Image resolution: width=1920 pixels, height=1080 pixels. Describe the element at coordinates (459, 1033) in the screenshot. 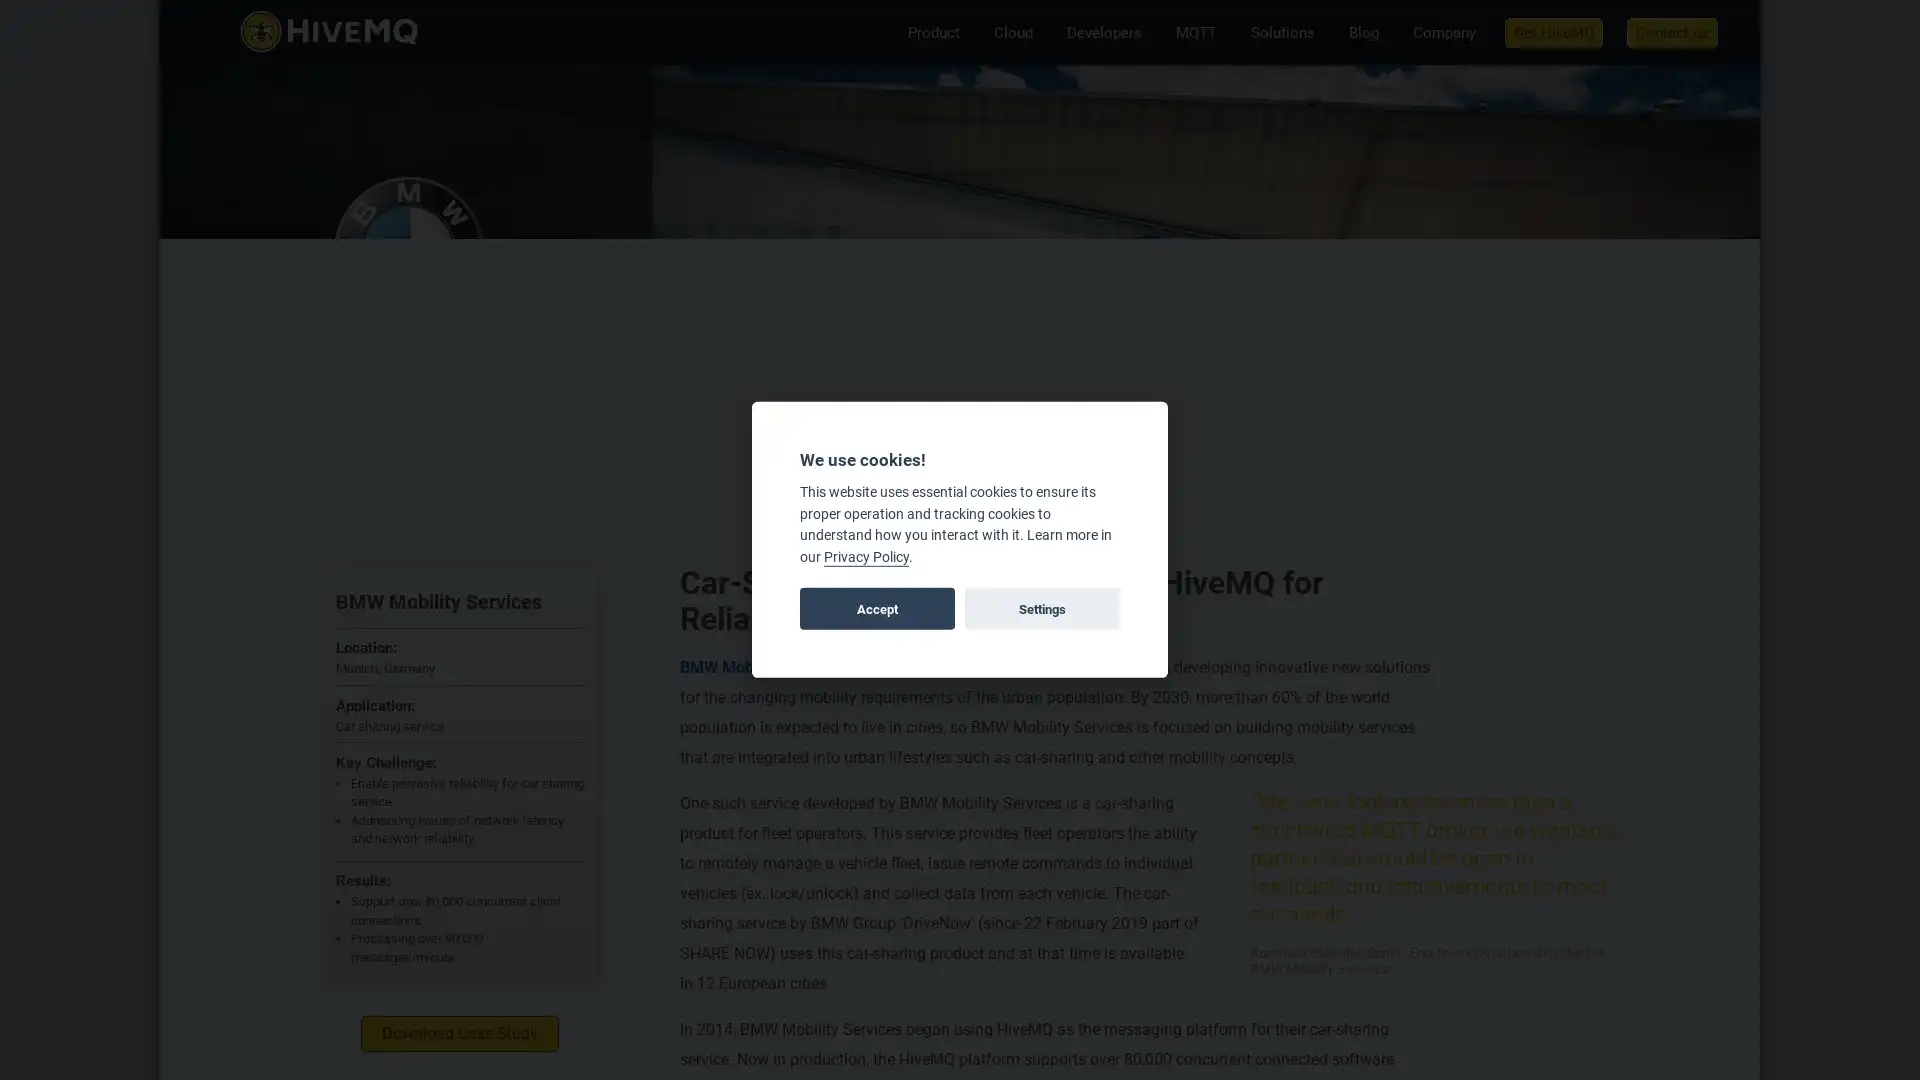

I see `Download Case Study` at that location.